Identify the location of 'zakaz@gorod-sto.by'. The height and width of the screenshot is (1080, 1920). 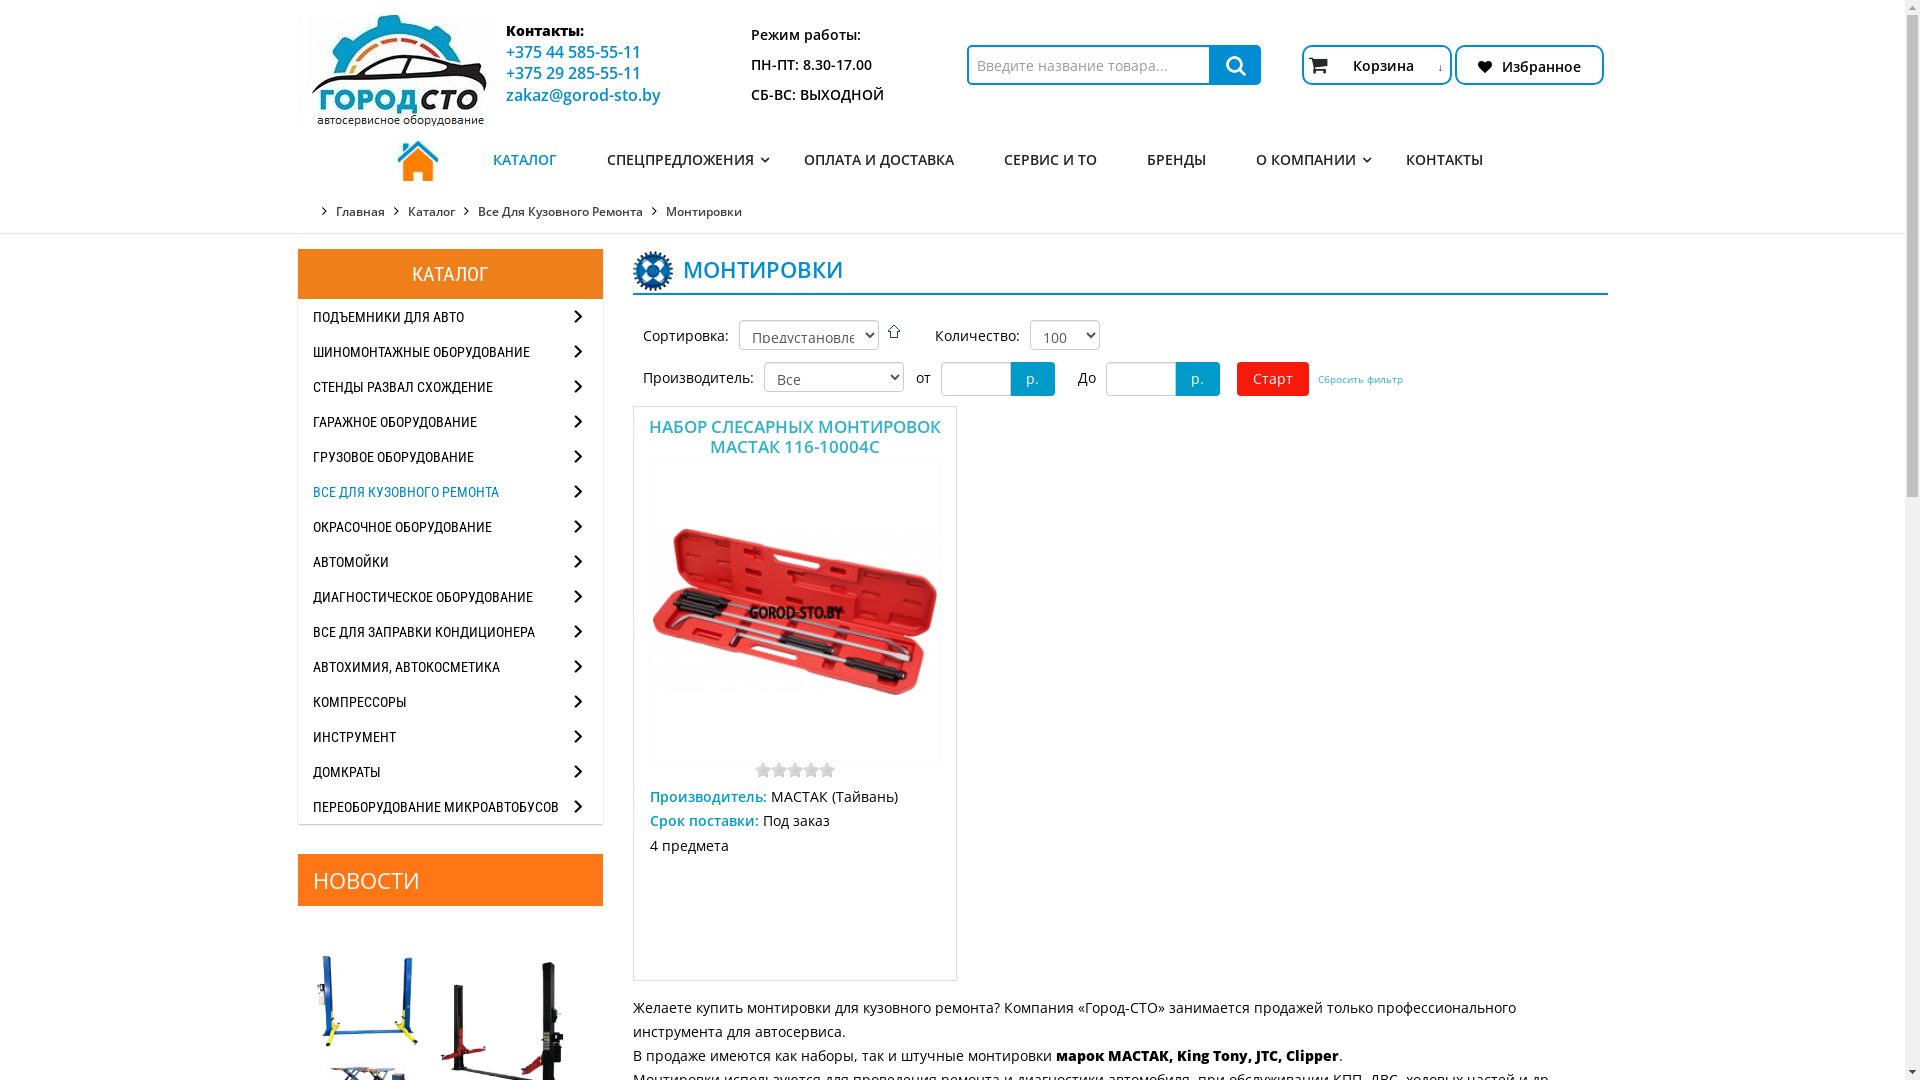
(582, 95).